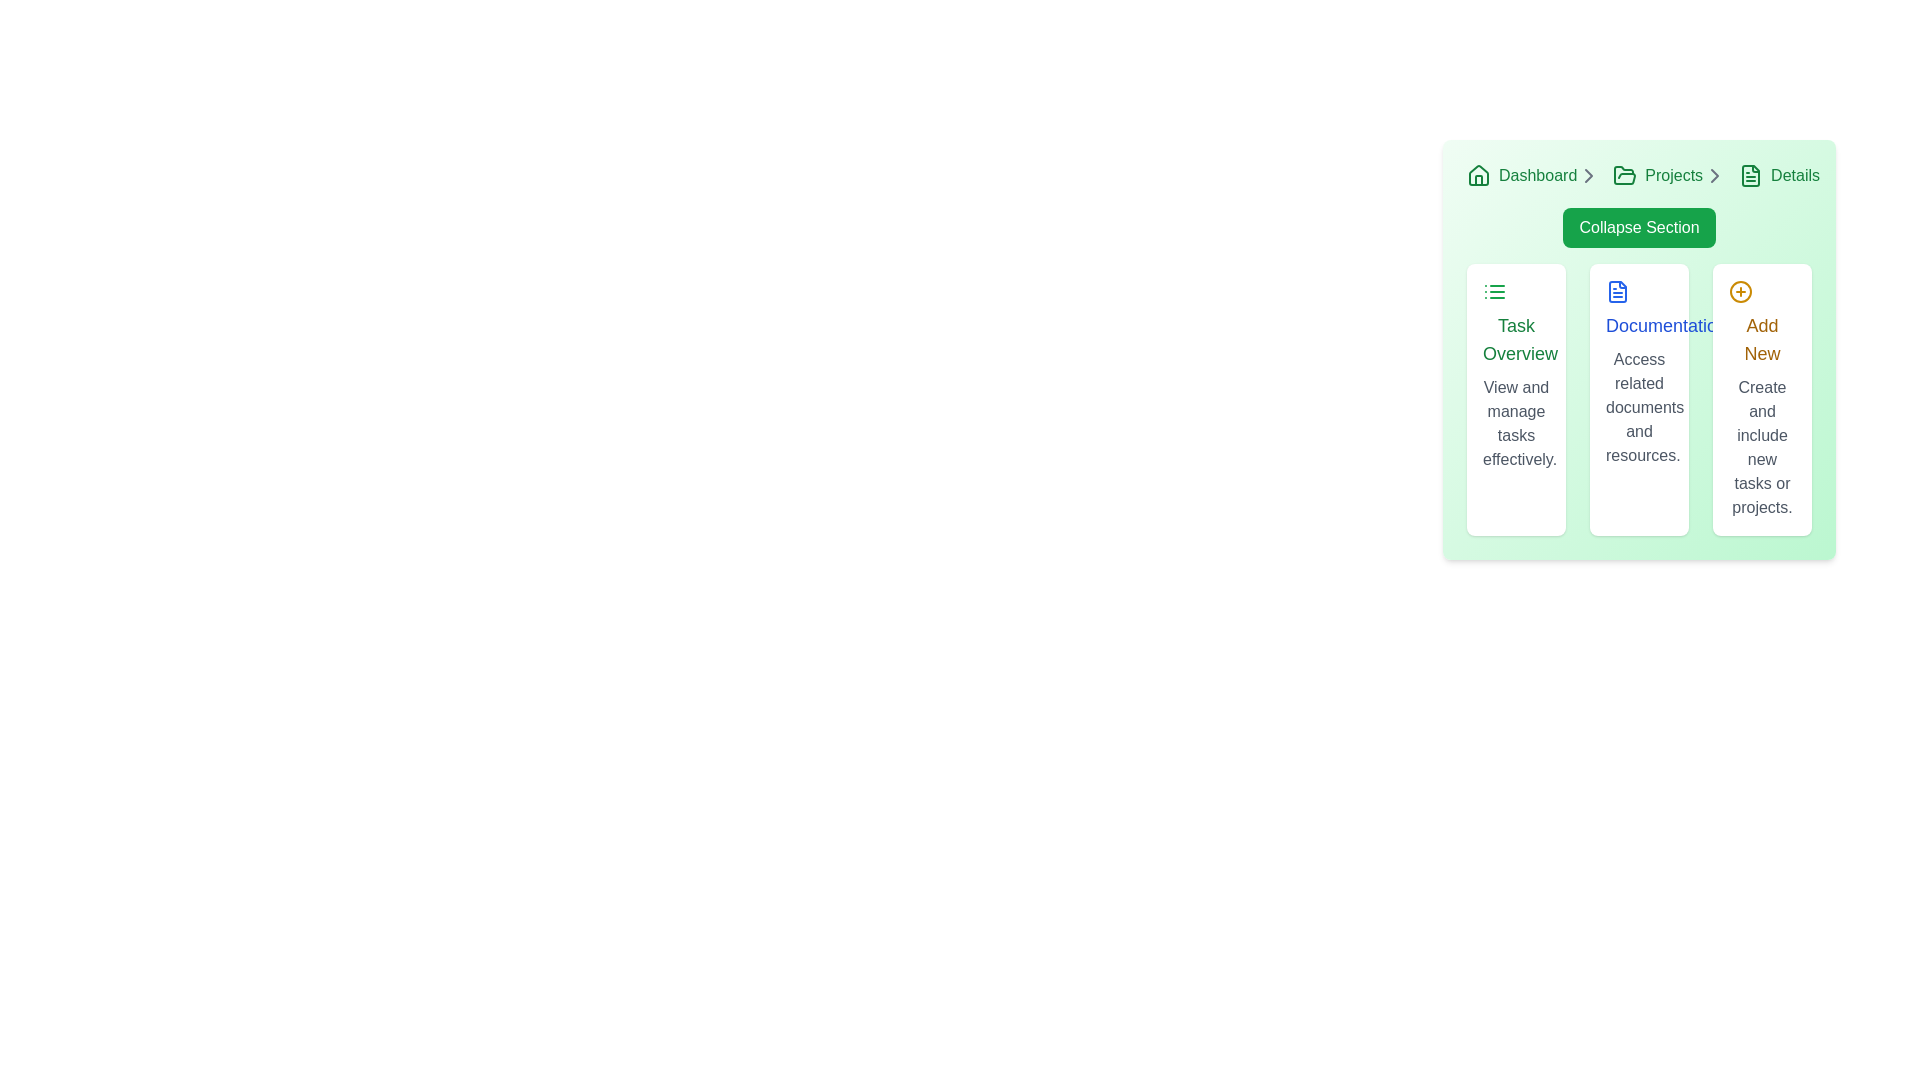 This screenshot has width=1920, height=1080. What do you see at coordinates (1674, 175) in the screenshot?
I see `the breadcrumb text label that indicates the current section, positioned between the 'folder icon' and 'Details' in the navigation bar` at bounding box center [1674, 175].